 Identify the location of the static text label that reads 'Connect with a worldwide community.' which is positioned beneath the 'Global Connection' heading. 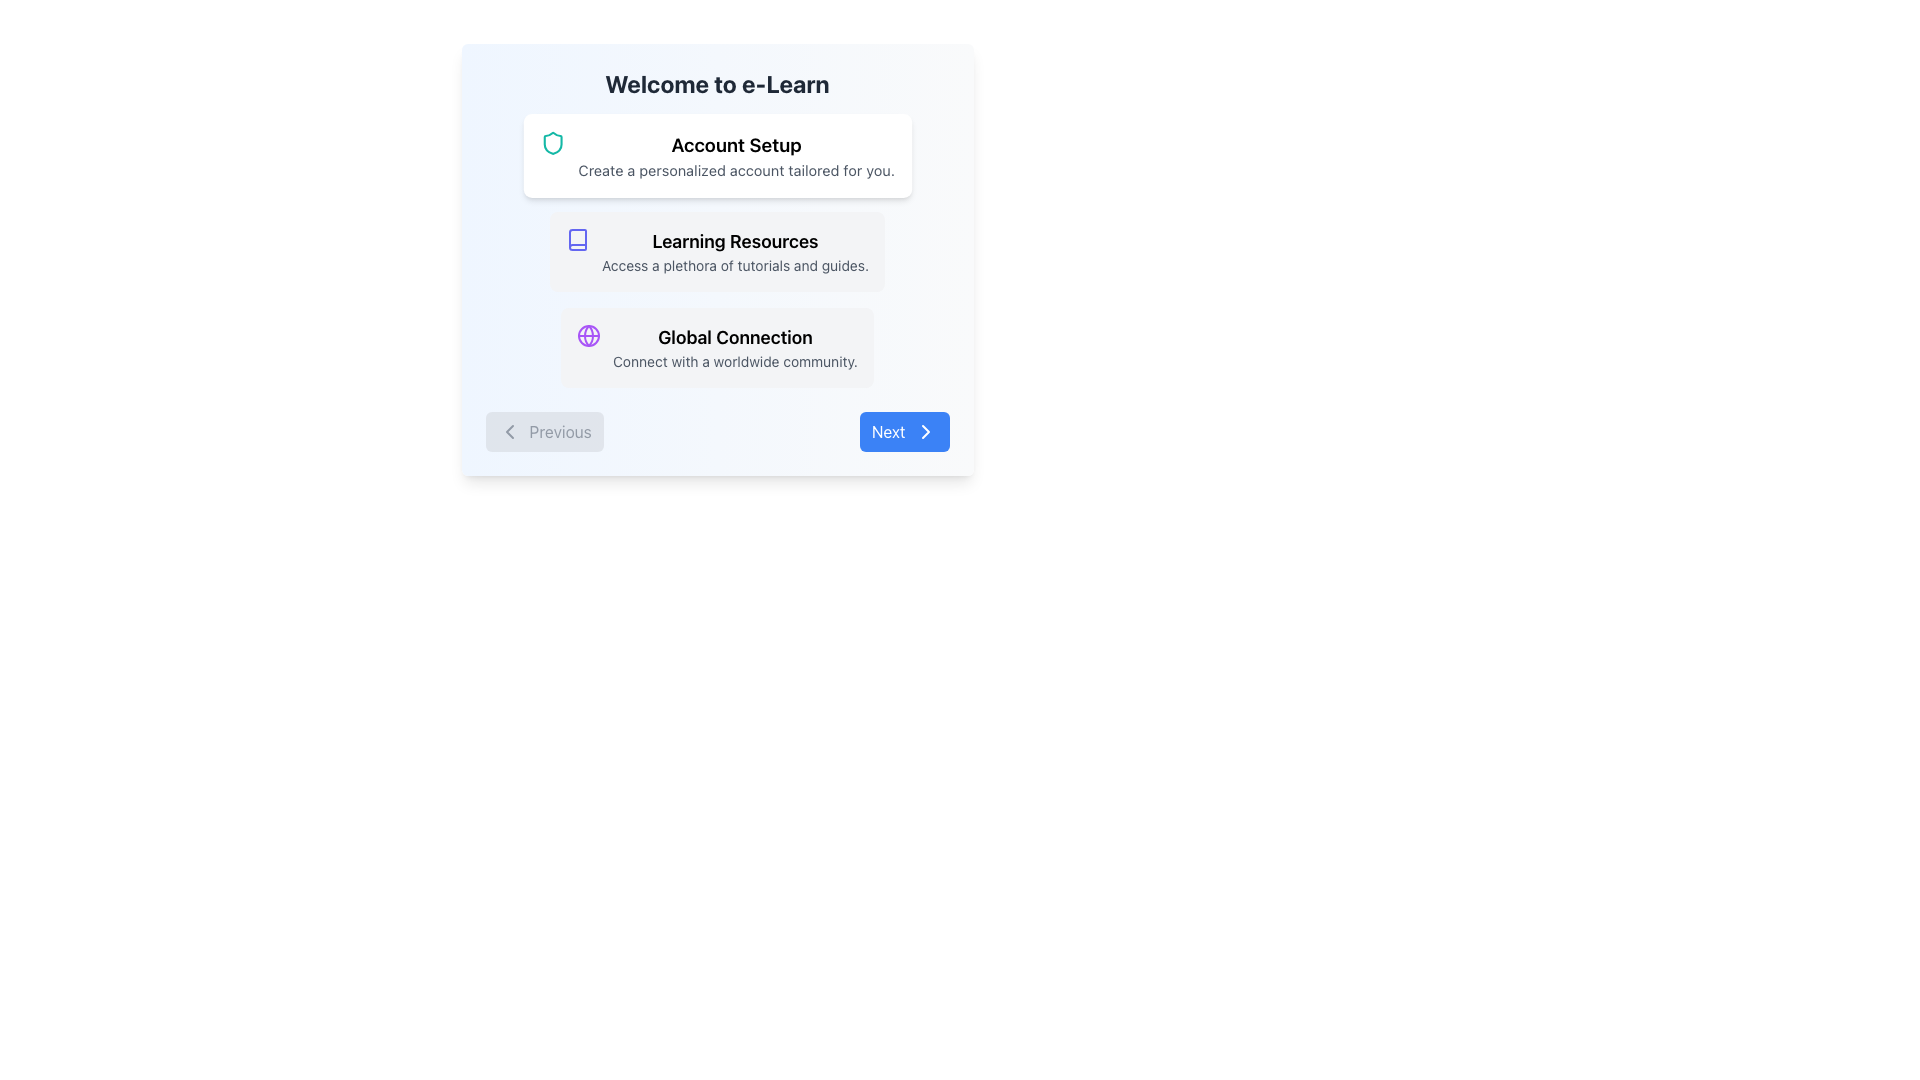
(734, 362).